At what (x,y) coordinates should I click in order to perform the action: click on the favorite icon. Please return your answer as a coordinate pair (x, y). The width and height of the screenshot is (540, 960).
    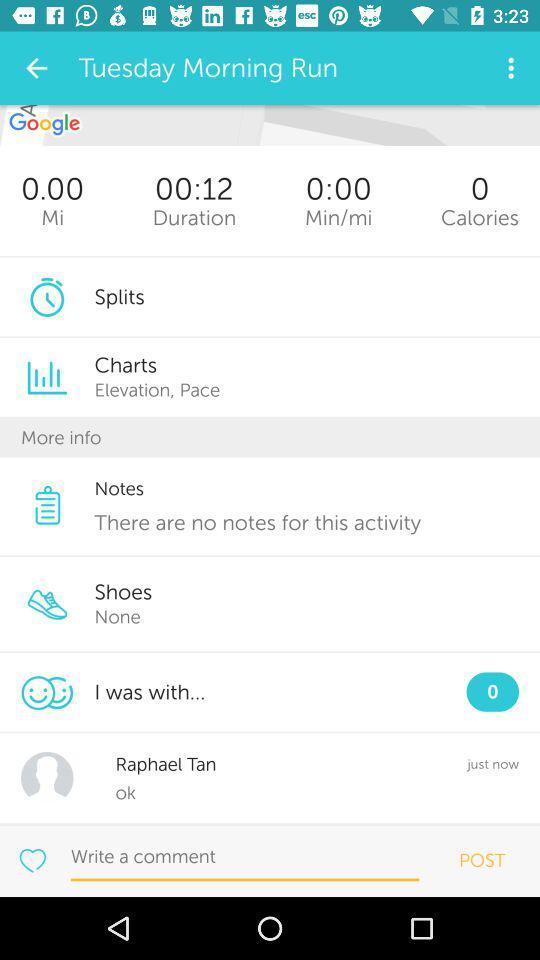
    Looking at the image, I should click on (31, 859).